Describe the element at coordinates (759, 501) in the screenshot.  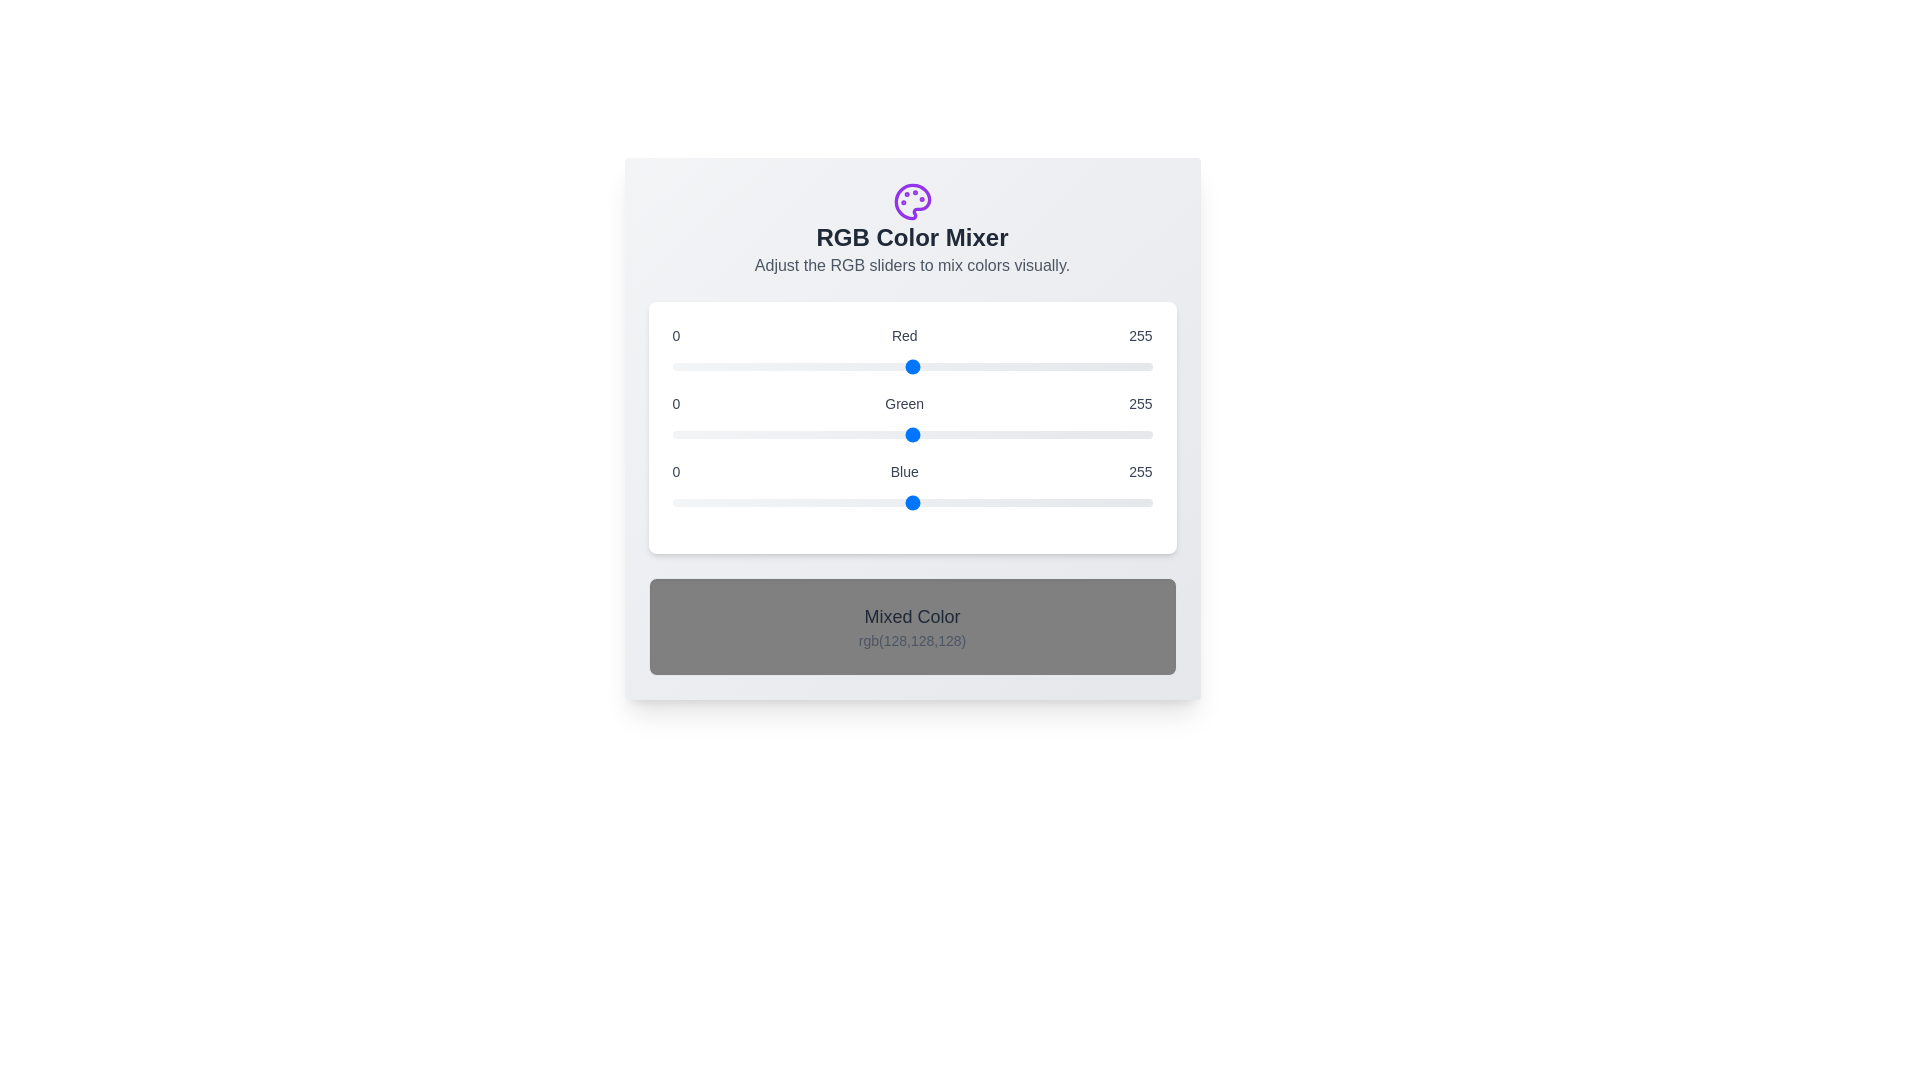
I see `the blue slider to a specific value 47 within the range 0 to 255` at that location.